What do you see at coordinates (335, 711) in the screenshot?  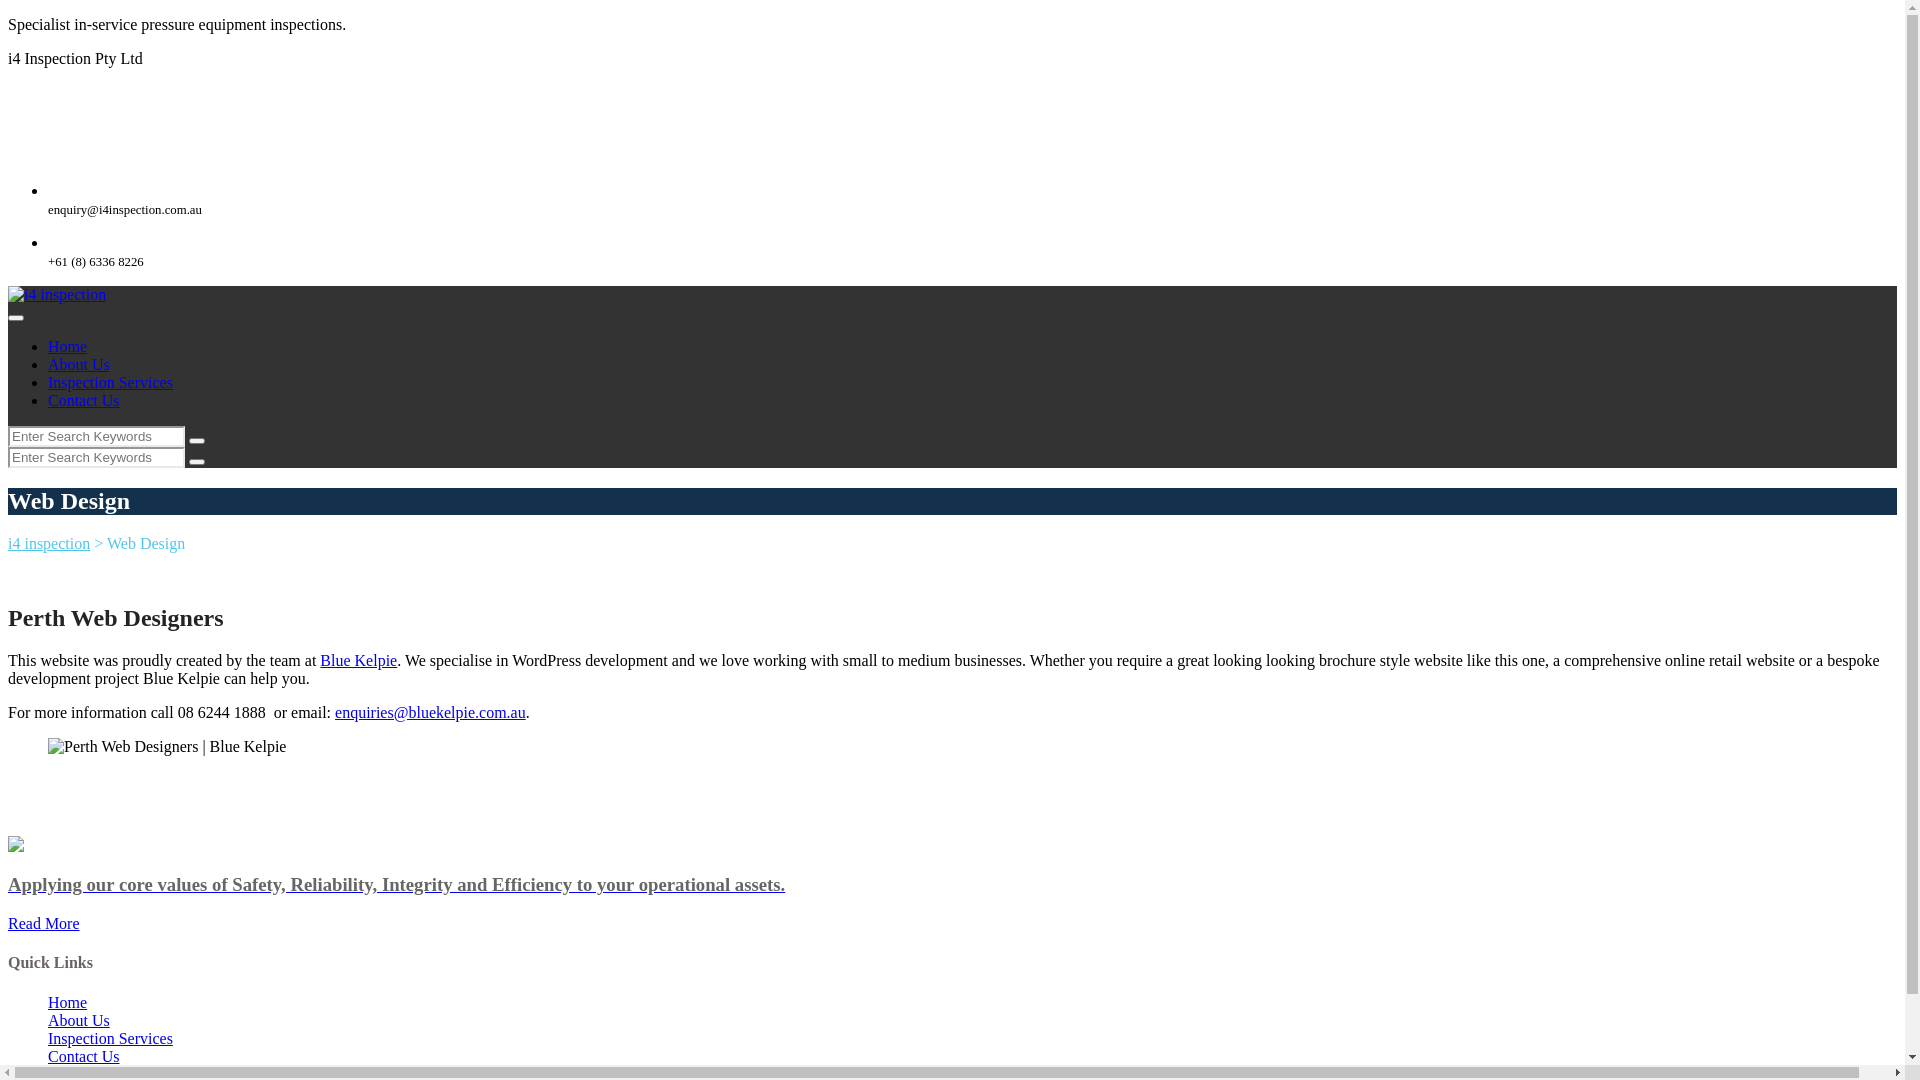 I see `'enquiries@bluekelpie.com.au'` at bounding box center [335, 711].